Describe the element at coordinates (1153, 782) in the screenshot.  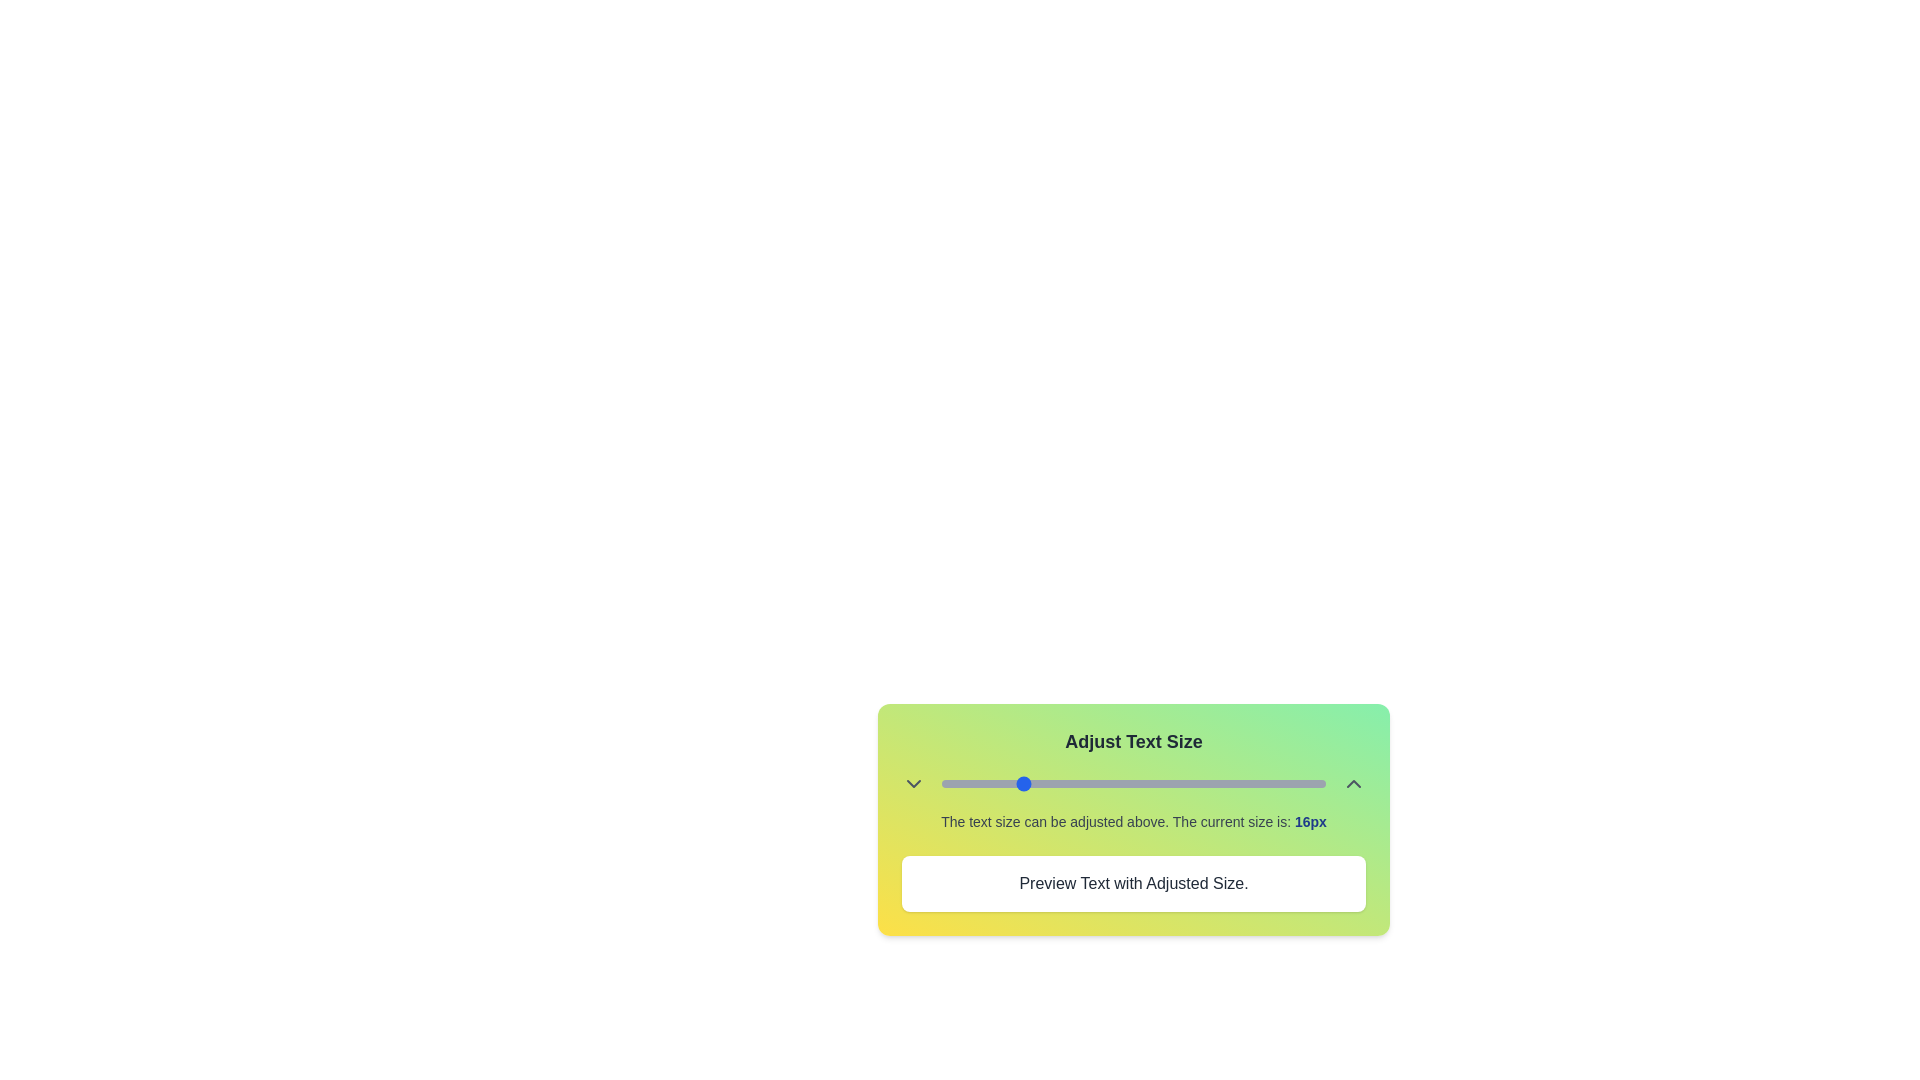
I see `the text size to 30px using the slider` at that location.